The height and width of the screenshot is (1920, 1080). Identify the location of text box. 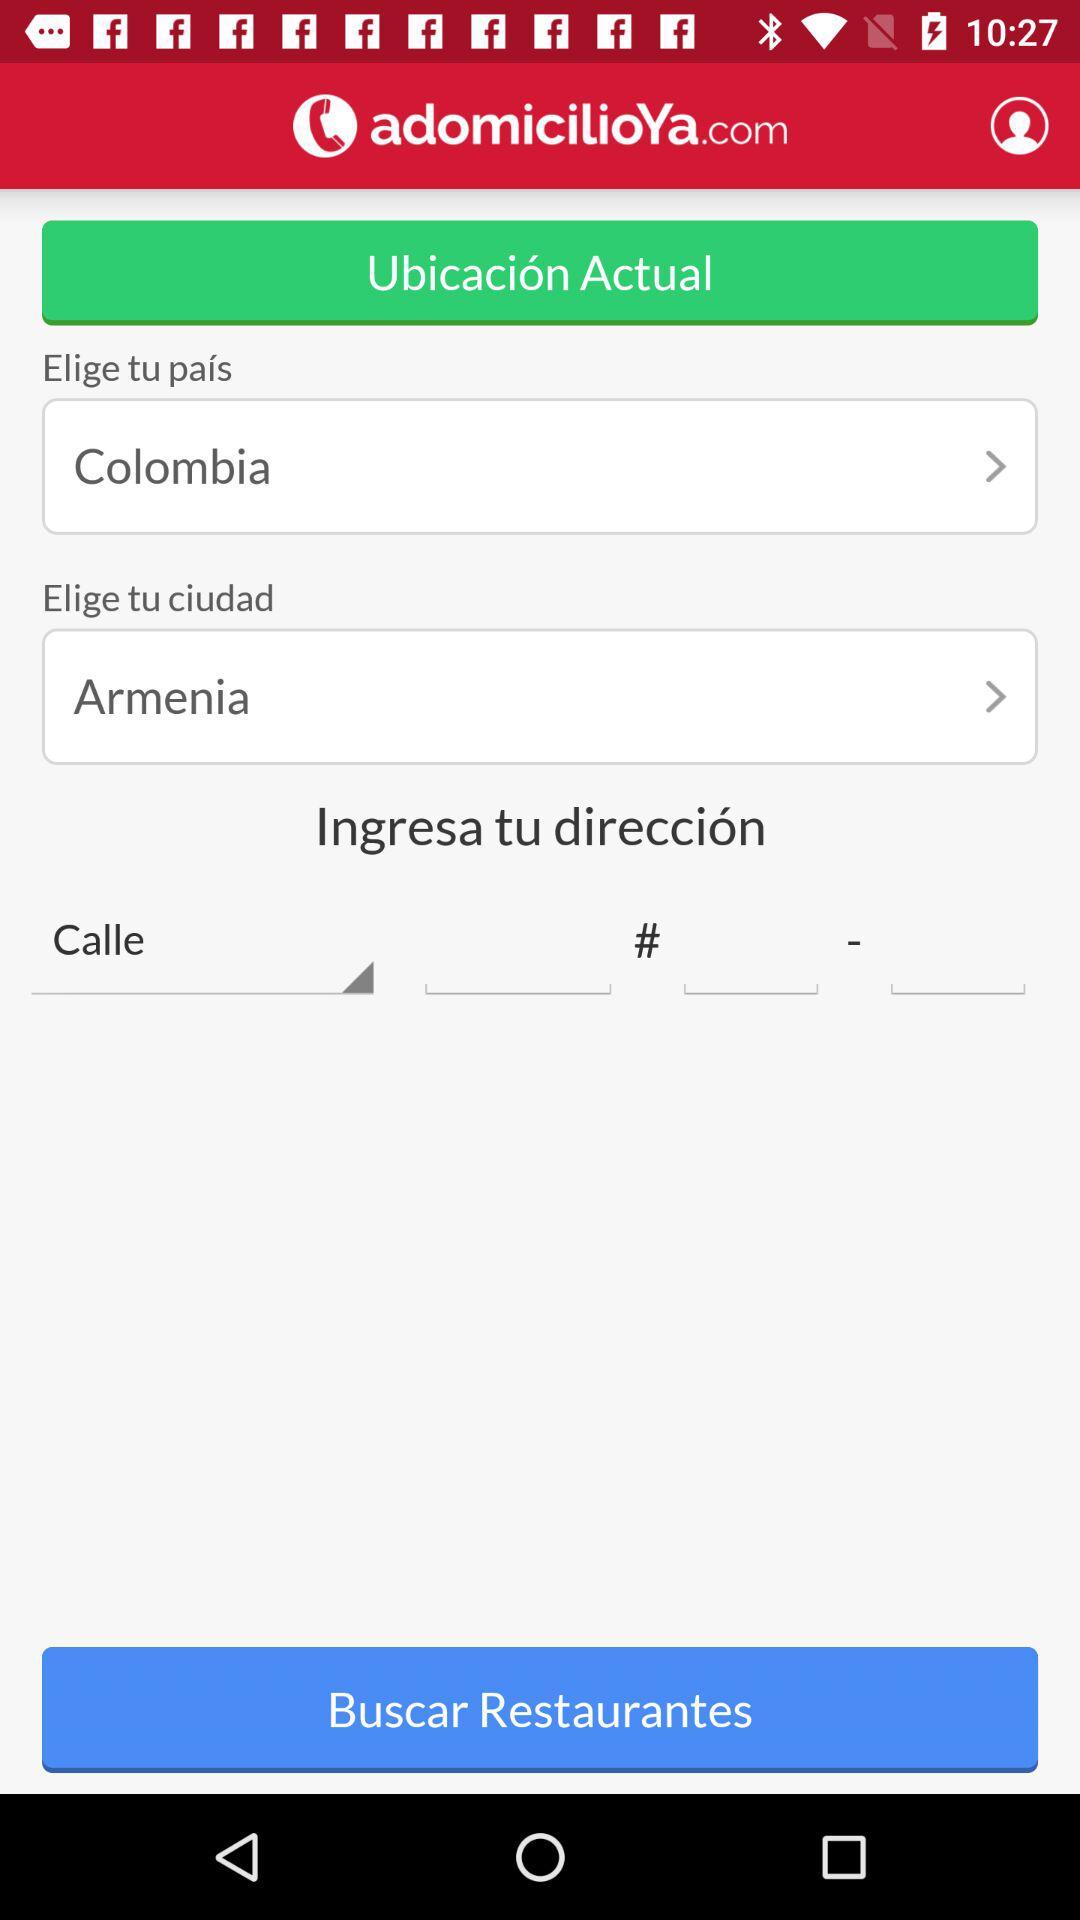
(957, 939).